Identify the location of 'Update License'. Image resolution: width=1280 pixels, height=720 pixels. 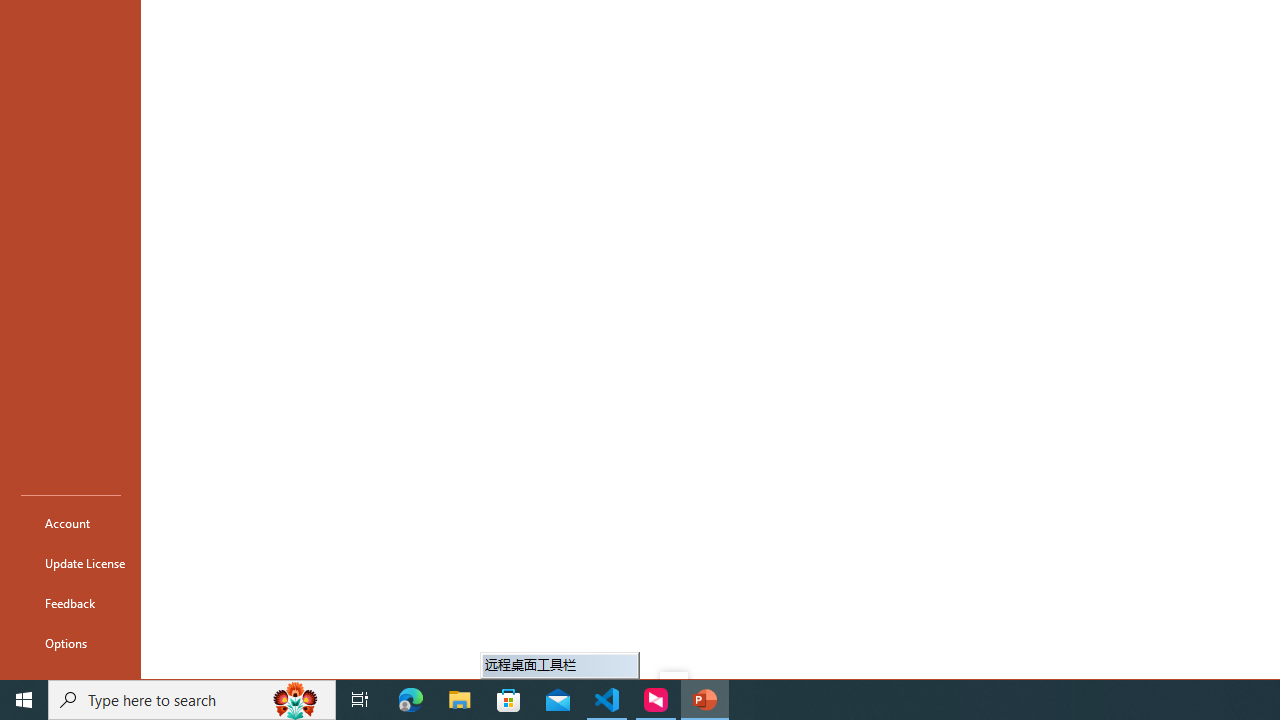
(71, 563).